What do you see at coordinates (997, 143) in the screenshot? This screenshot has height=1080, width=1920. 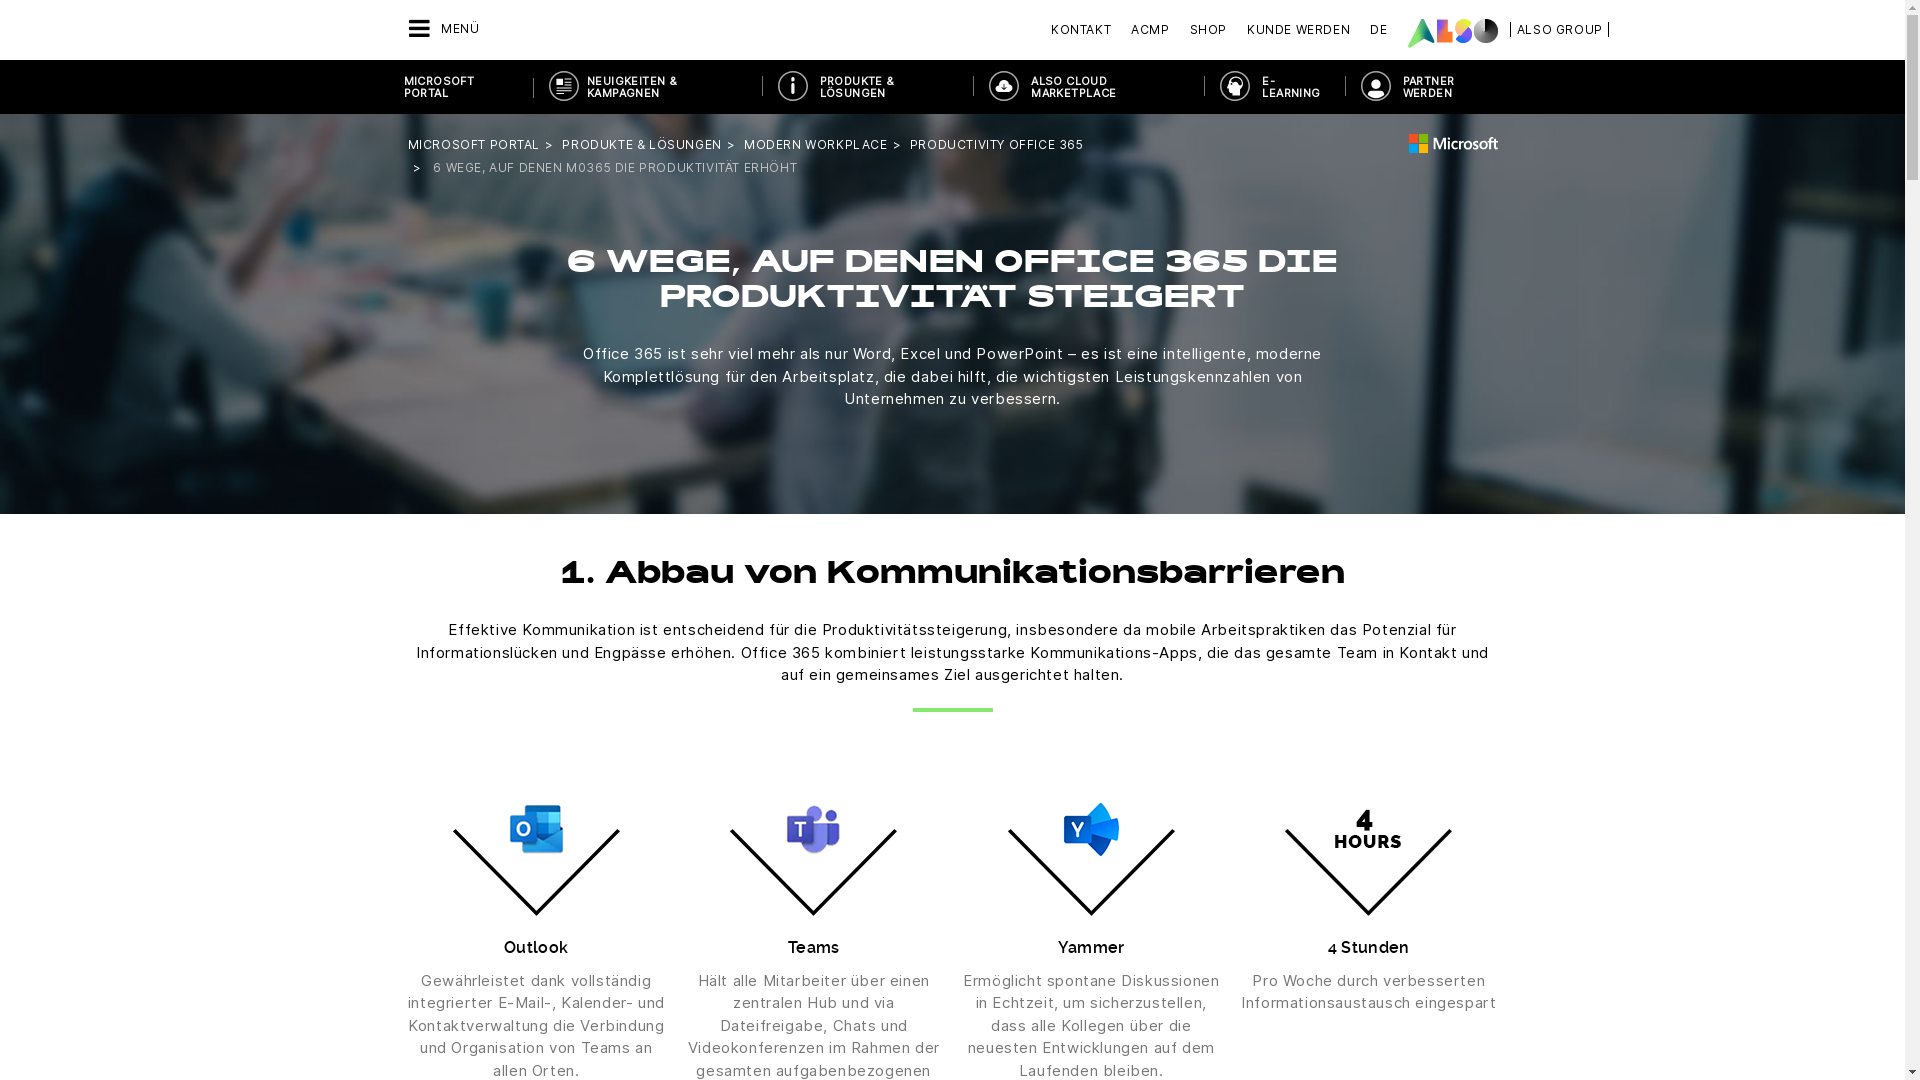 I see `'PRODUCTIVITY OFFICE 365'` at bounding box center [997, 143].